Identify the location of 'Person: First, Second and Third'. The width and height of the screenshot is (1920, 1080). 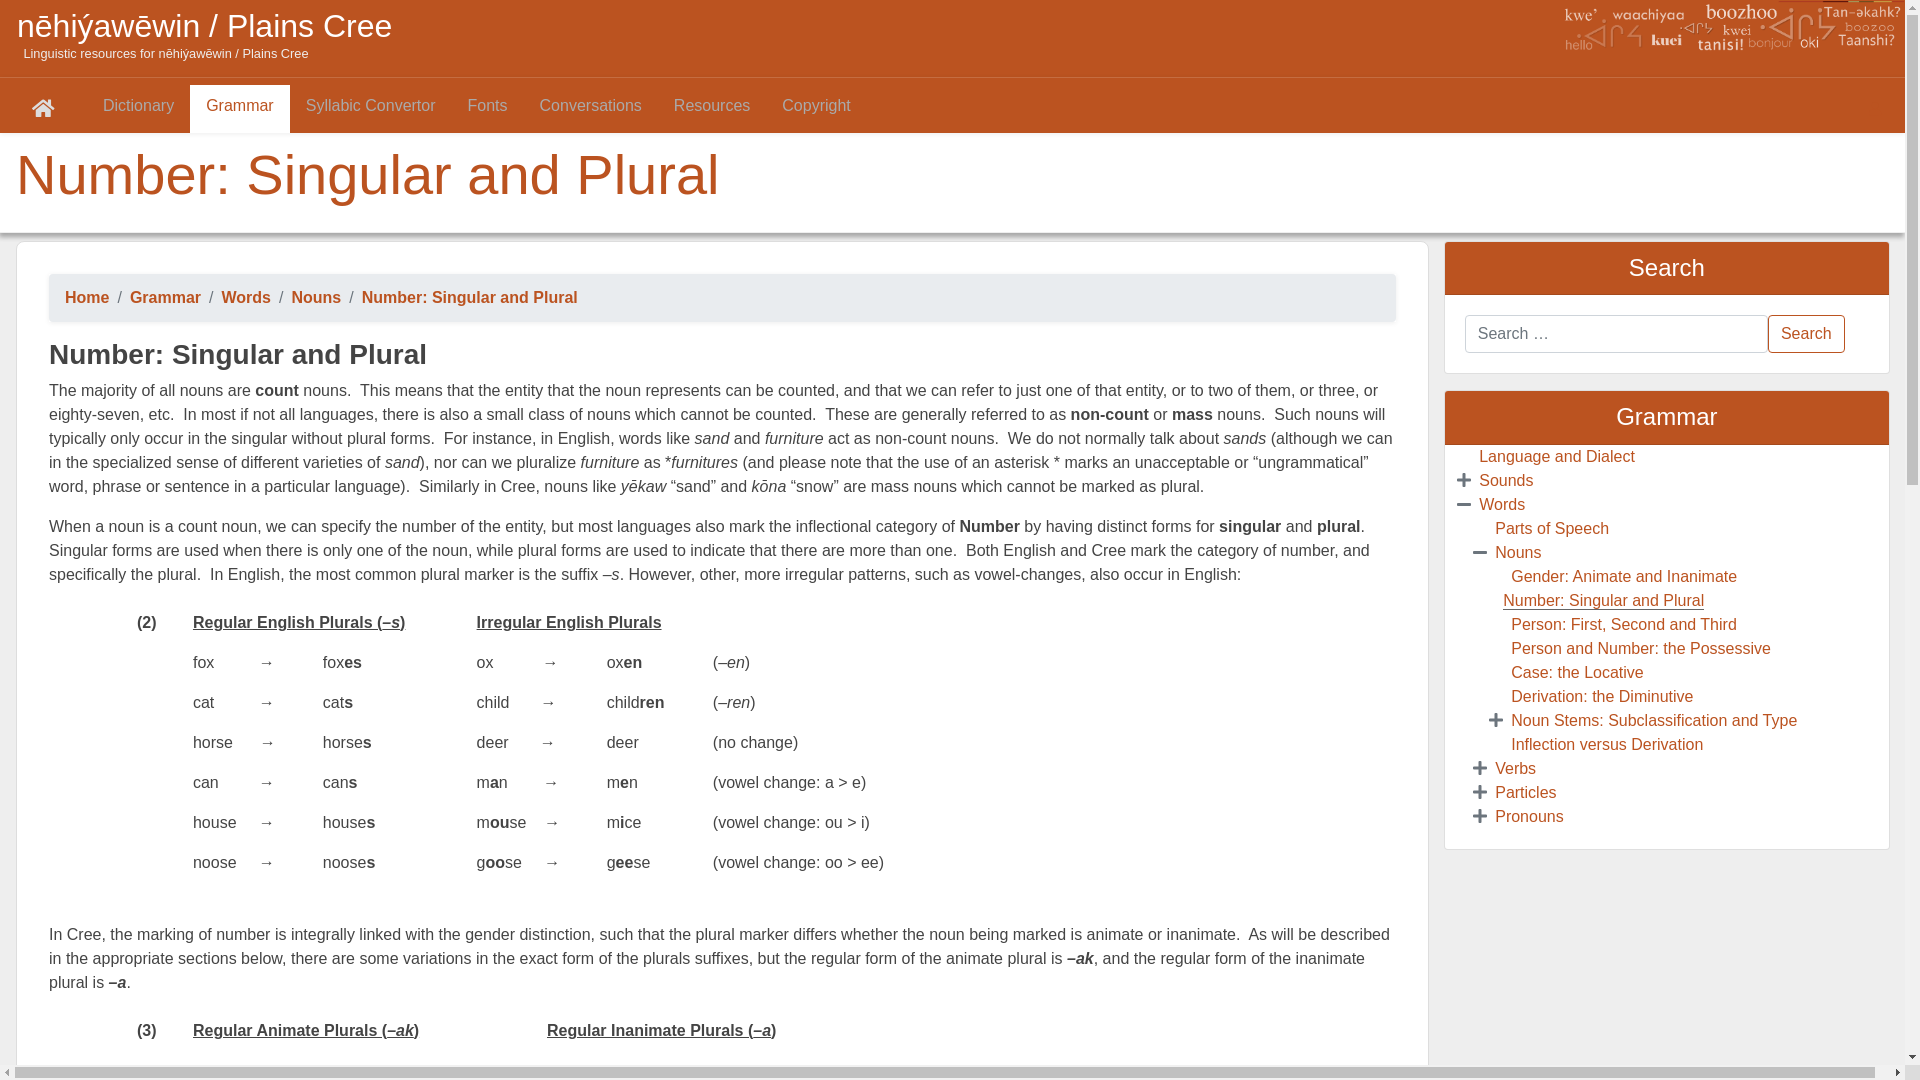
(1623, 623).